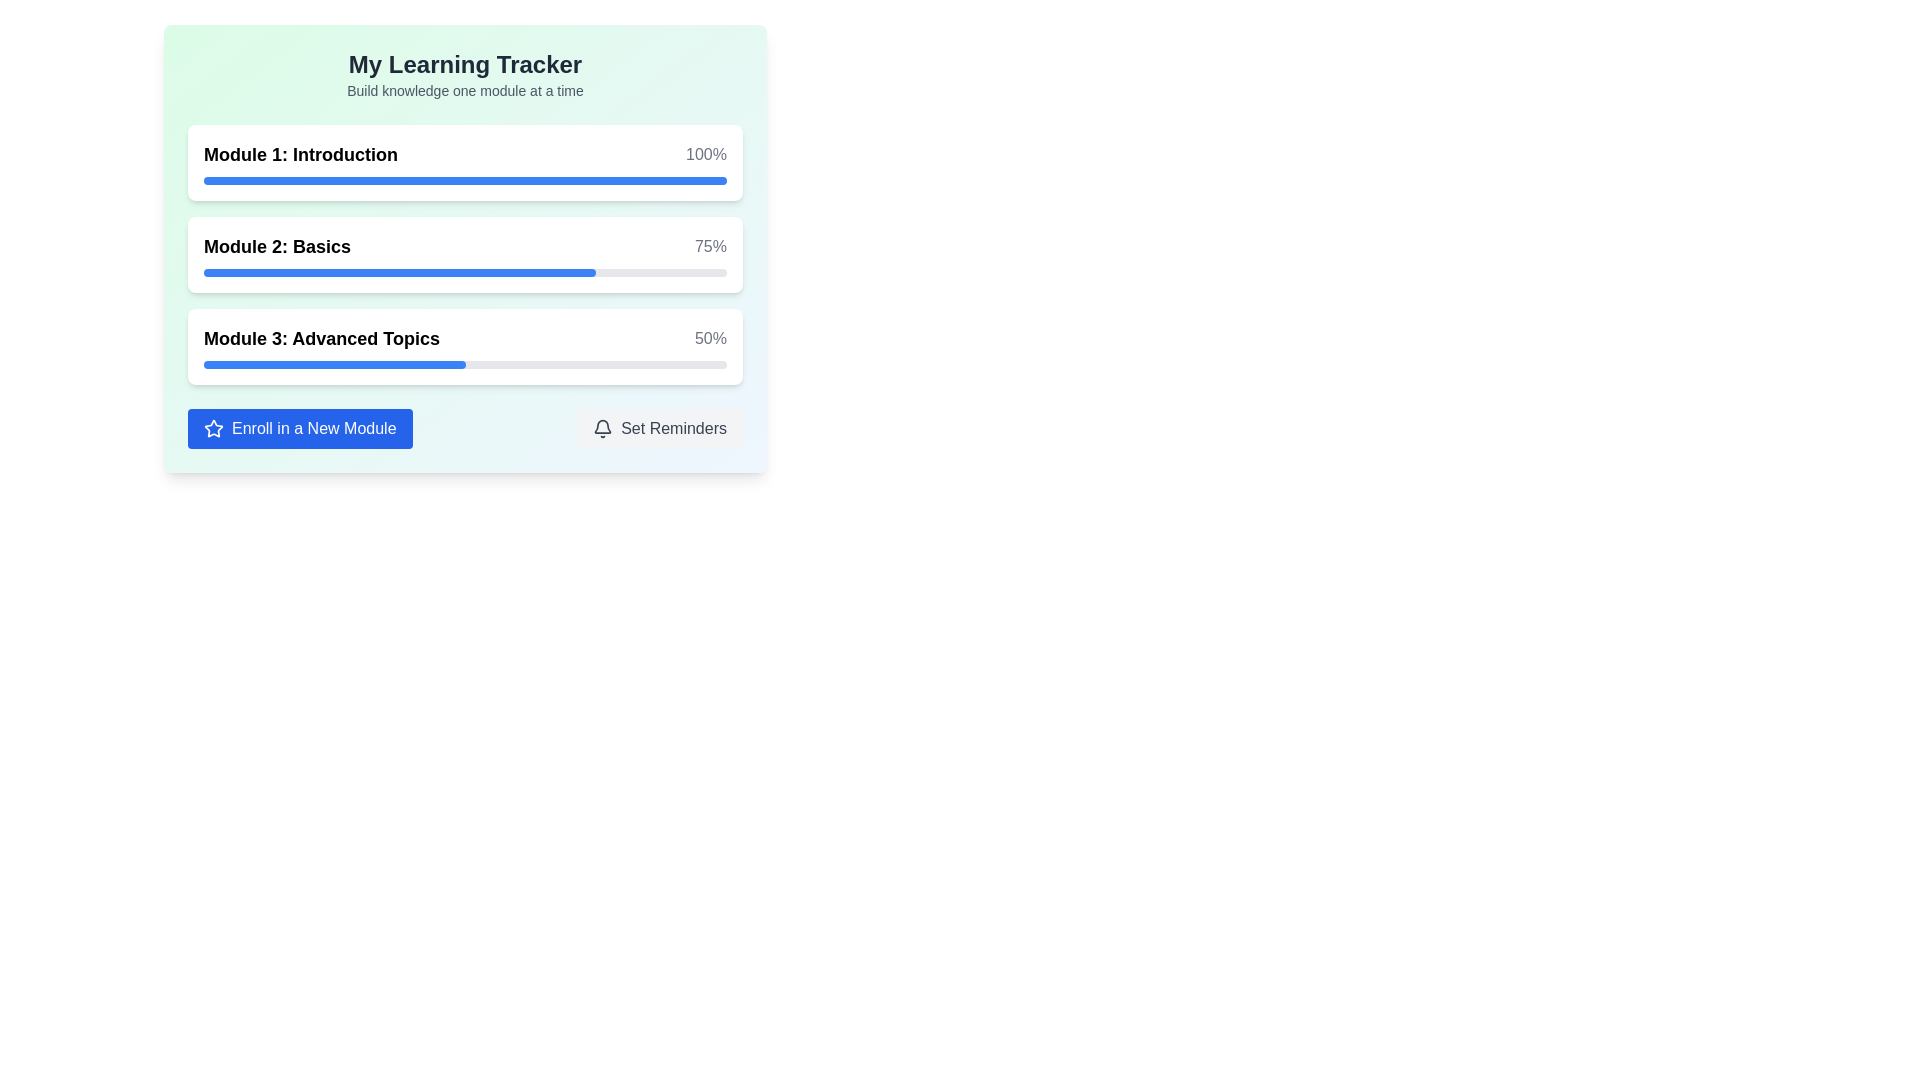 This screenshot has width=1920, height=1080. What do you see at coordinates (464, 273) in the screenshot?
I see `the Progress Bar representing 'Module 2: Basics' with 75% completion, located below the text in the second card` at bounding box center [464, 273].